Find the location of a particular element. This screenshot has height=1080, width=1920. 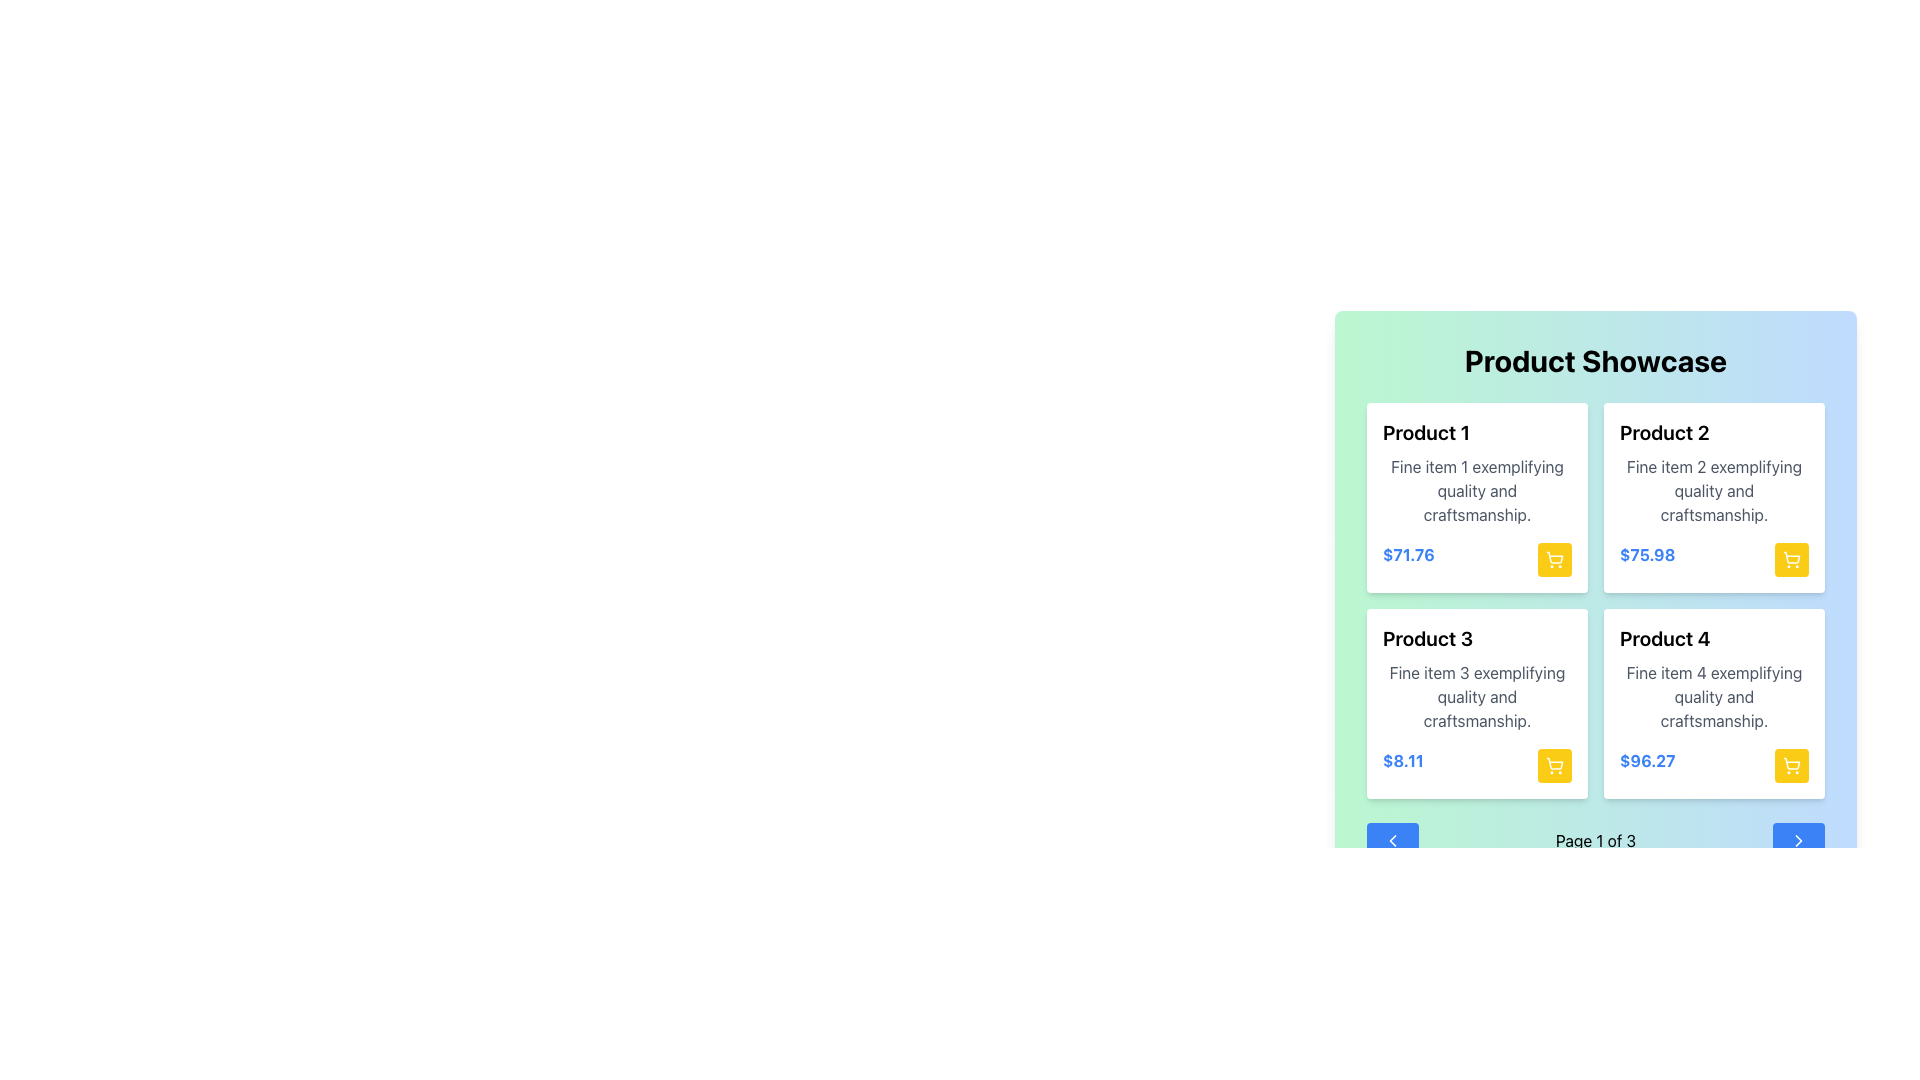

the text block that describes 'Product 2', which is located in the second item of the grid layout under the 'Product Showcase' section is located at coordinates (1713, 490).